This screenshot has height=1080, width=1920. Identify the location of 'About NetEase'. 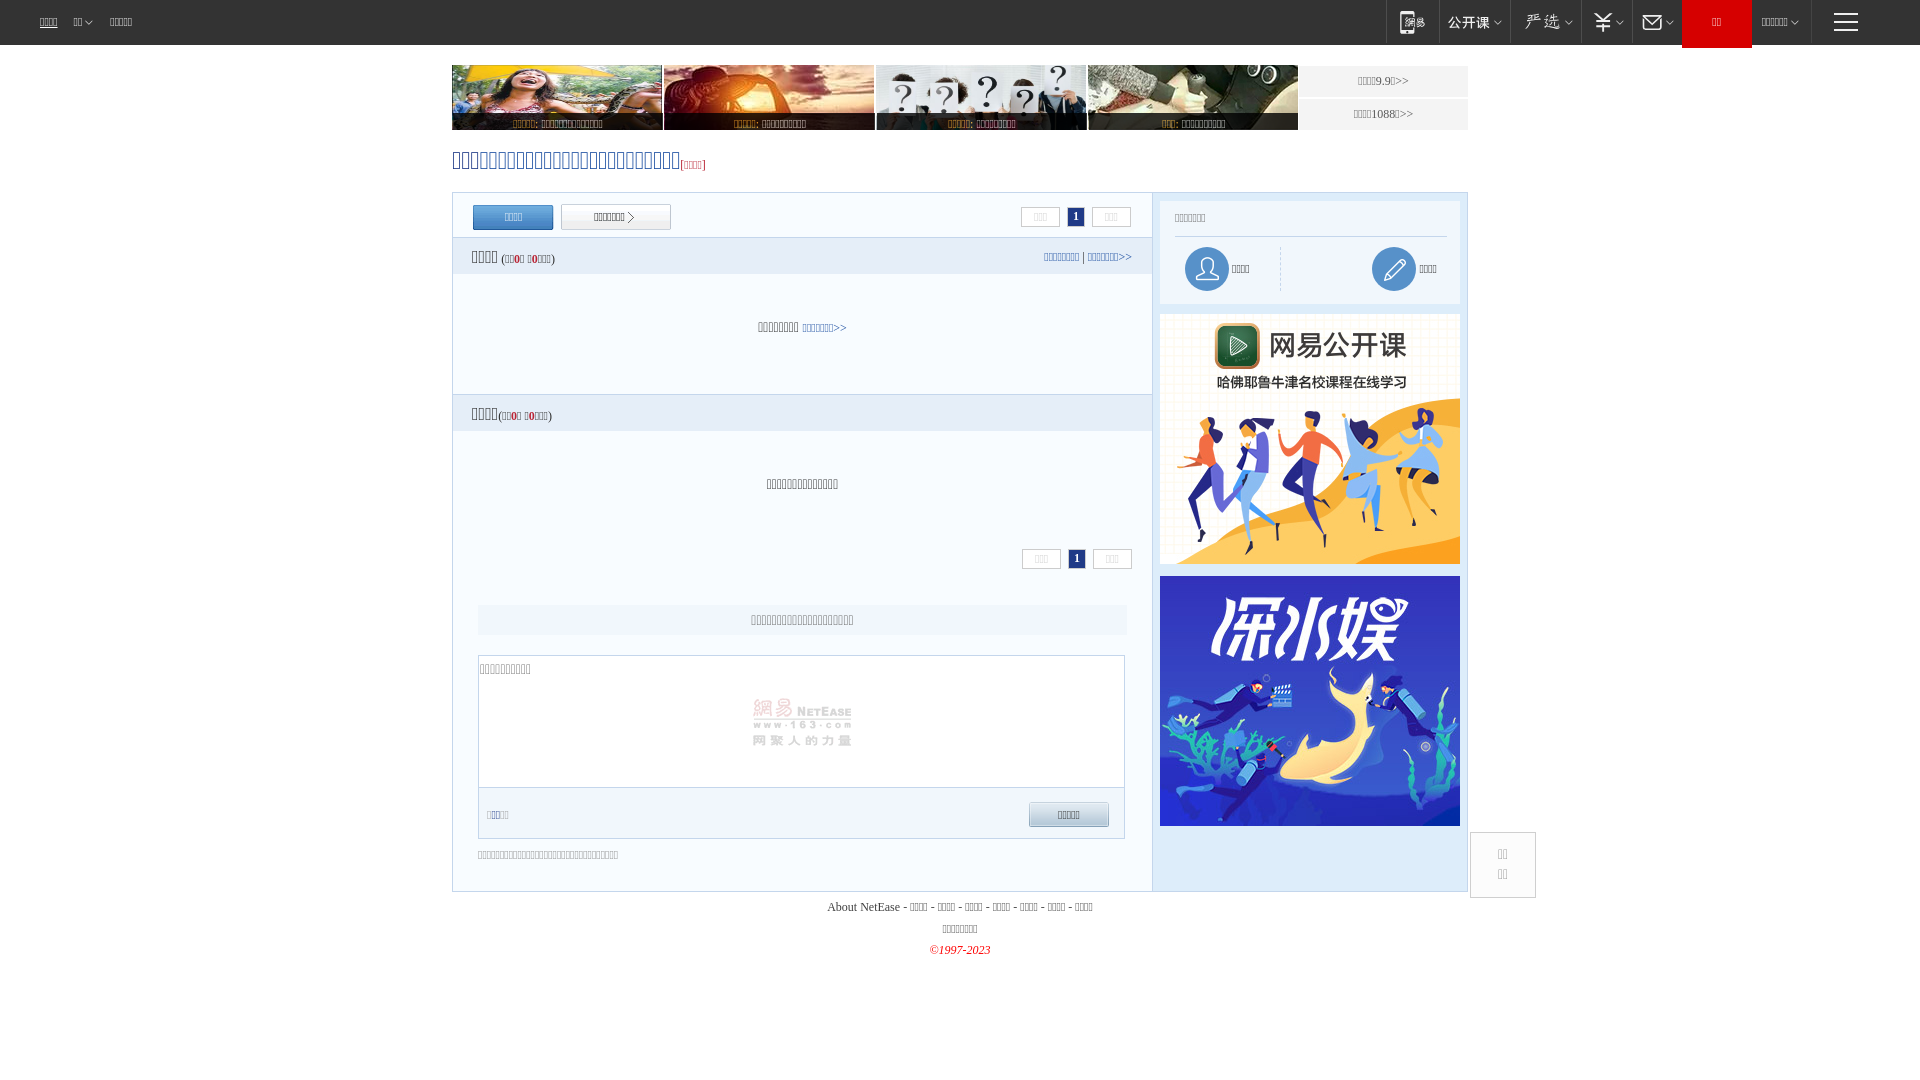
(863, 906).